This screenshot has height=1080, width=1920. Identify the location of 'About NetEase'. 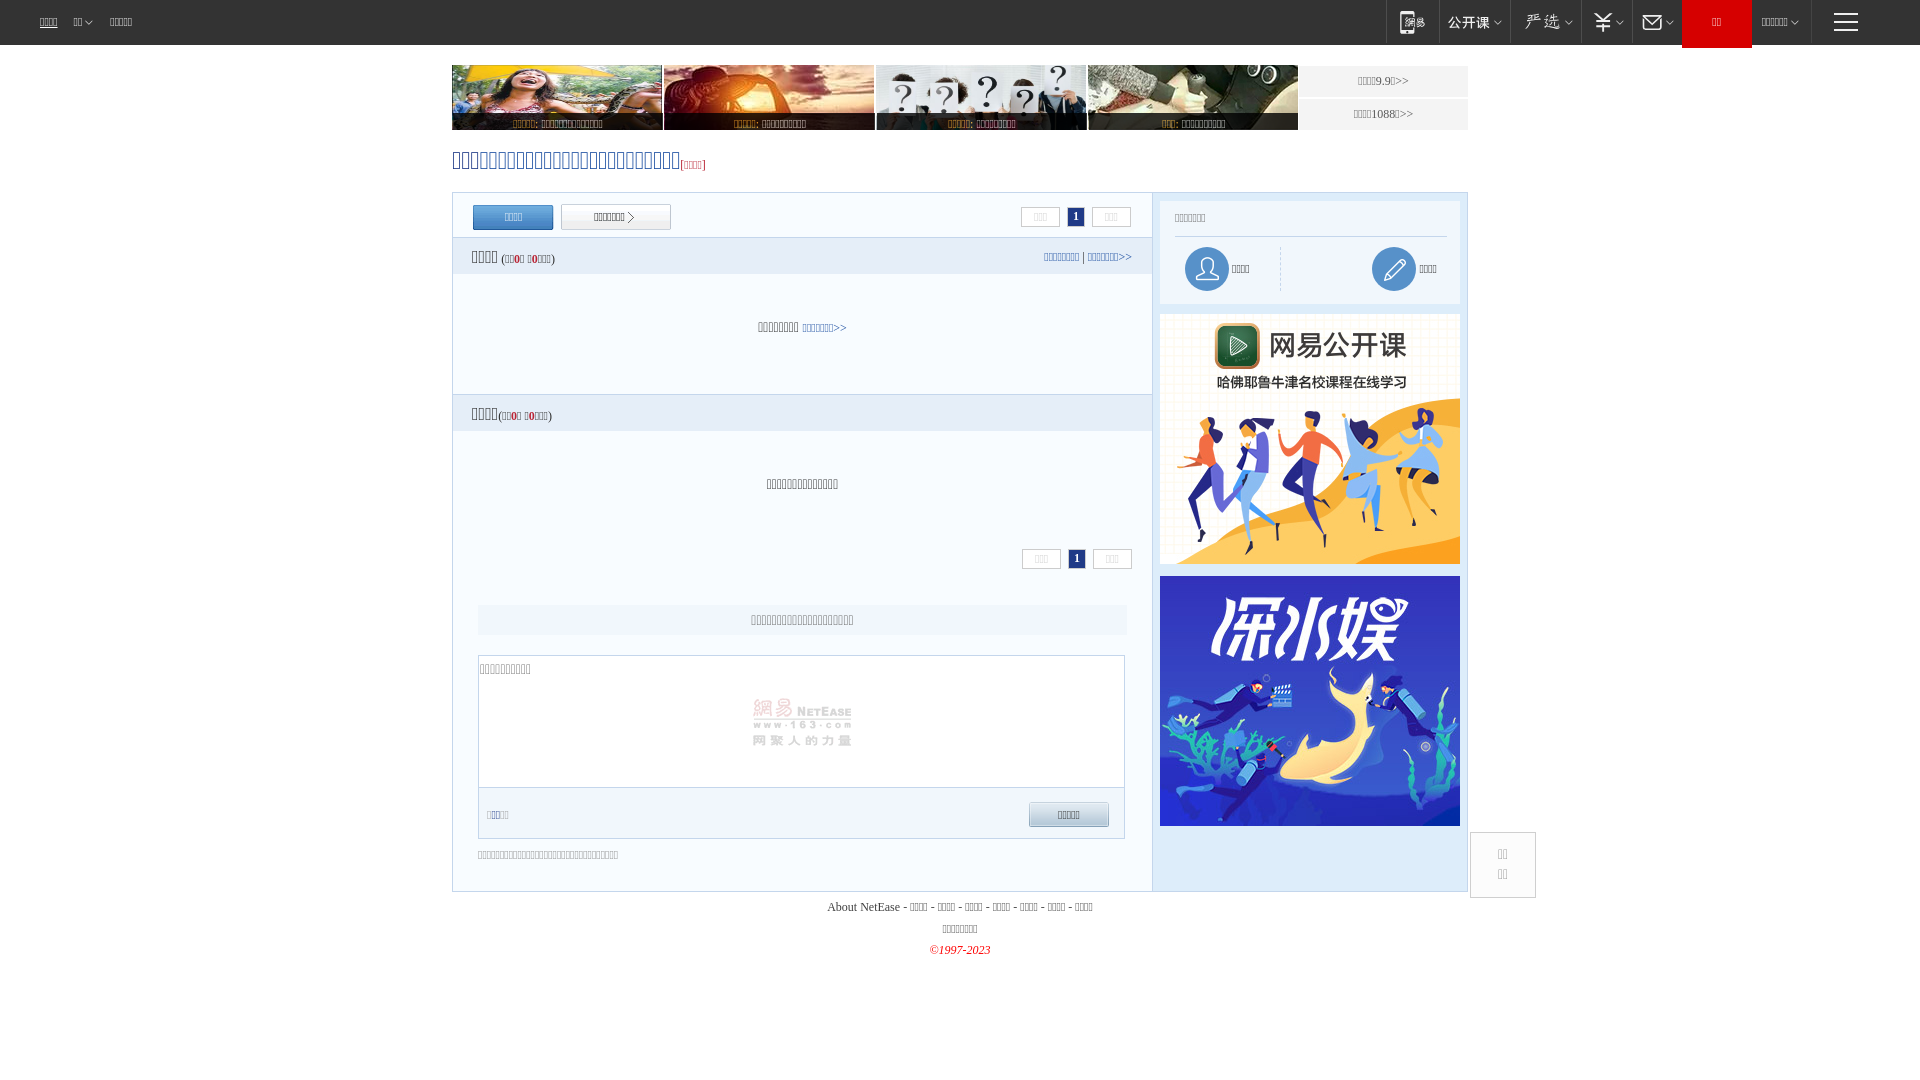
(863, 906).